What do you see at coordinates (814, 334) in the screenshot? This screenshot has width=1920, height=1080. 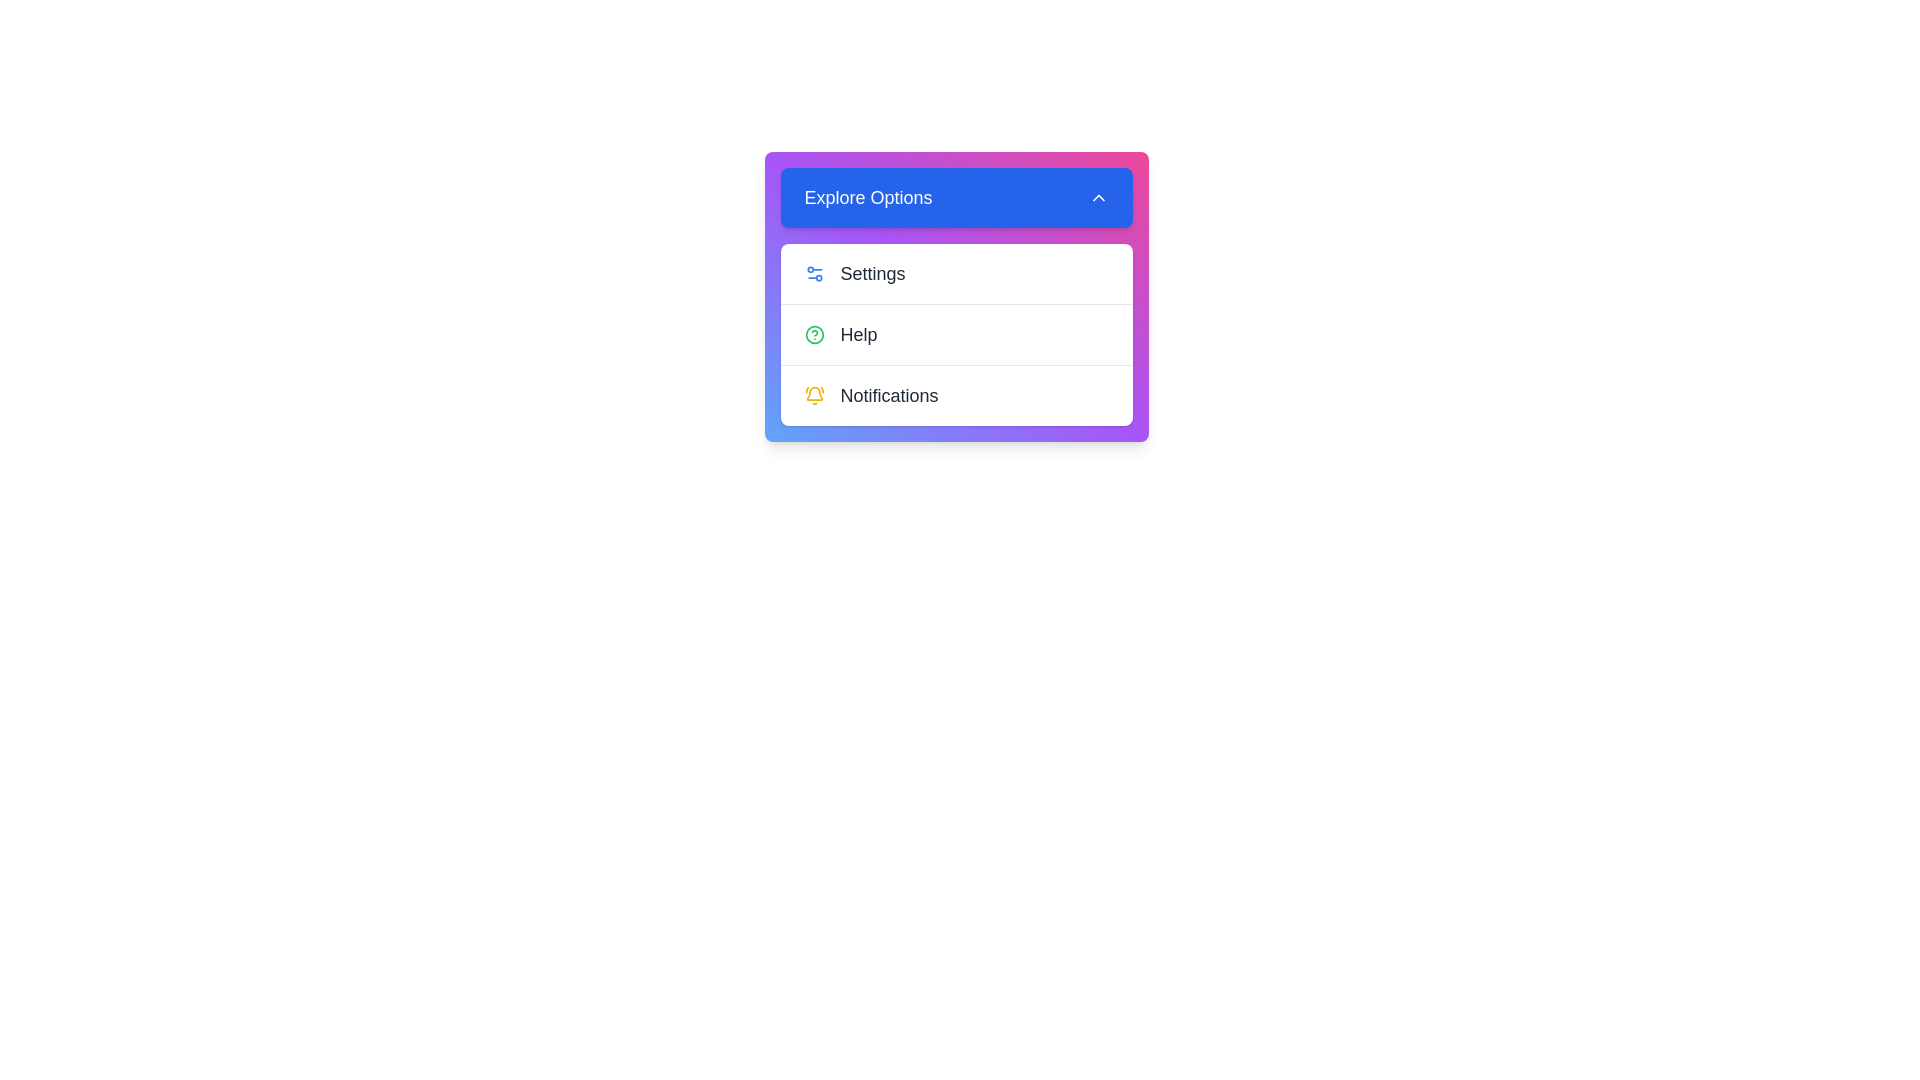 I see `the icon next to the menu item Help` at bounding box center [814, 334].